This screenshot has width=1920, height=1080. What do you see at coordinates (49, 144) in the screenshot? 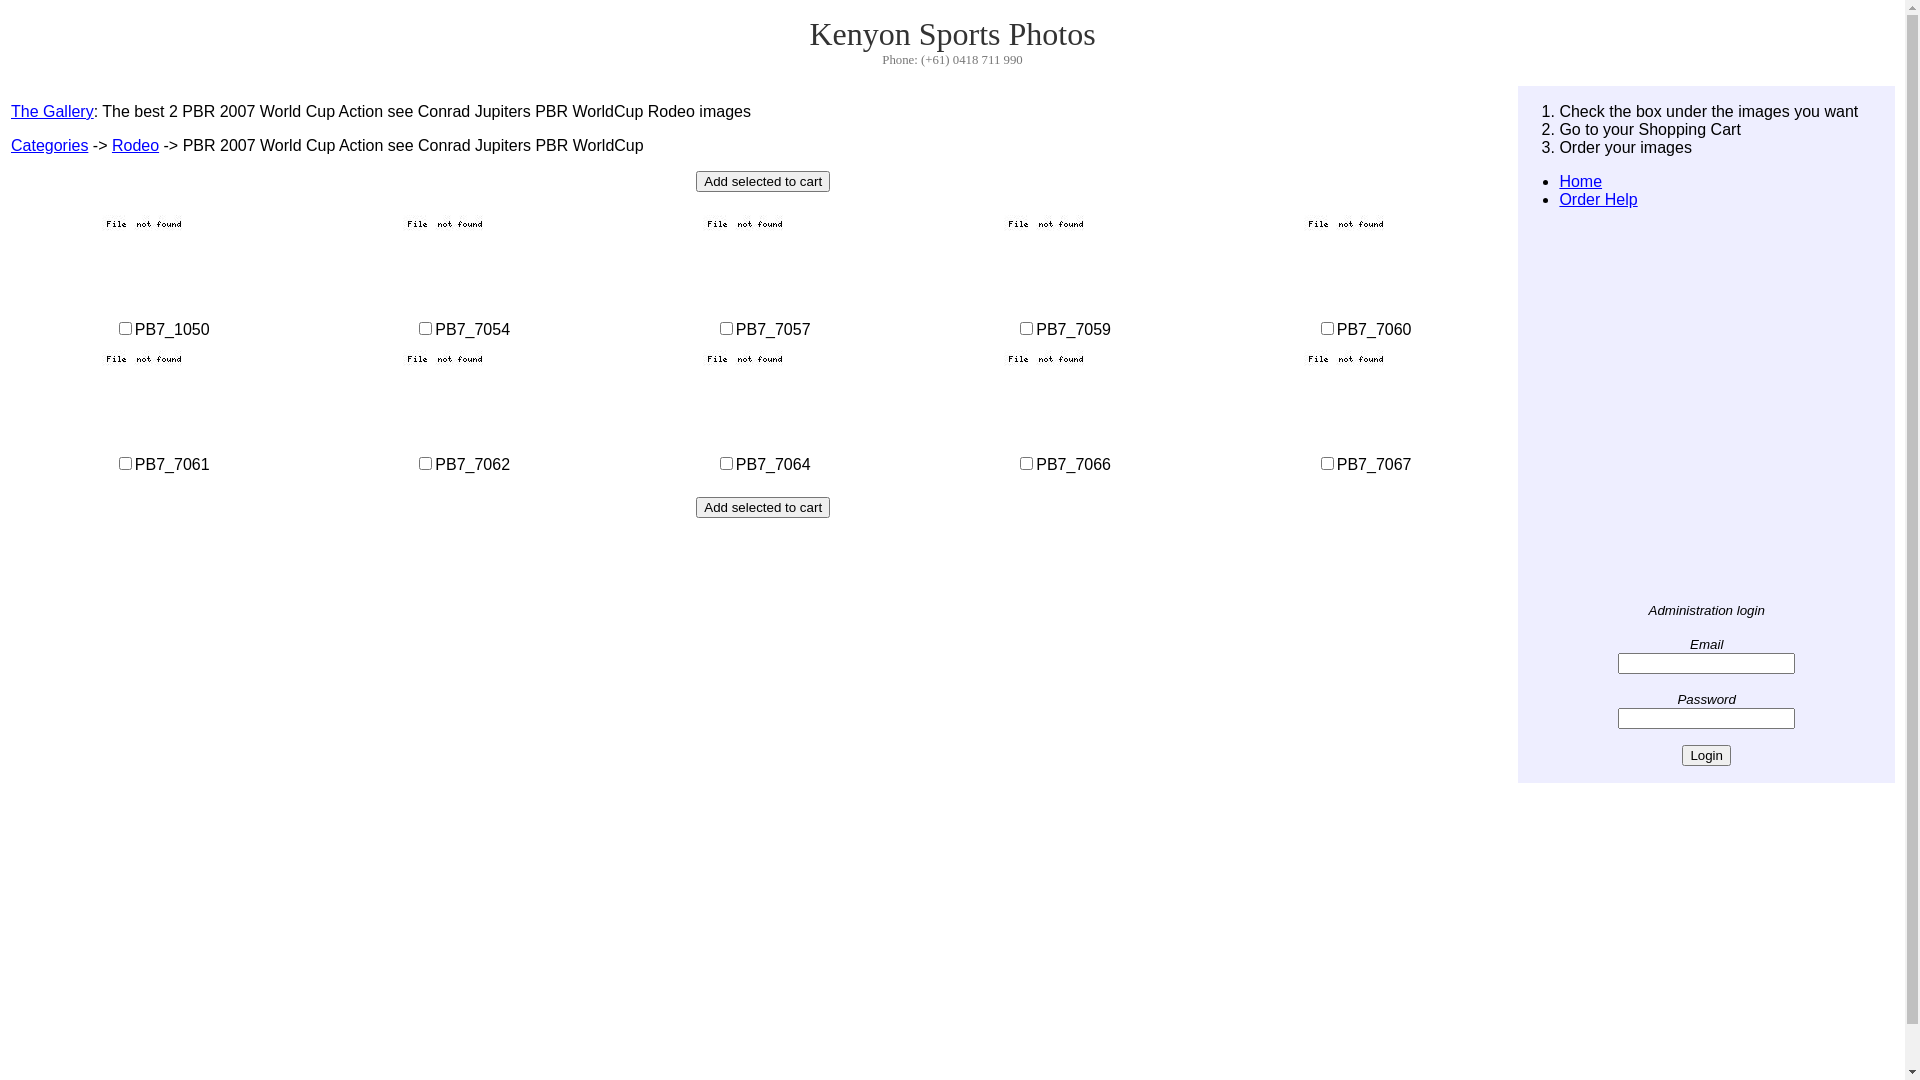
I see `'Categories'` at bounding box center [49, 144].